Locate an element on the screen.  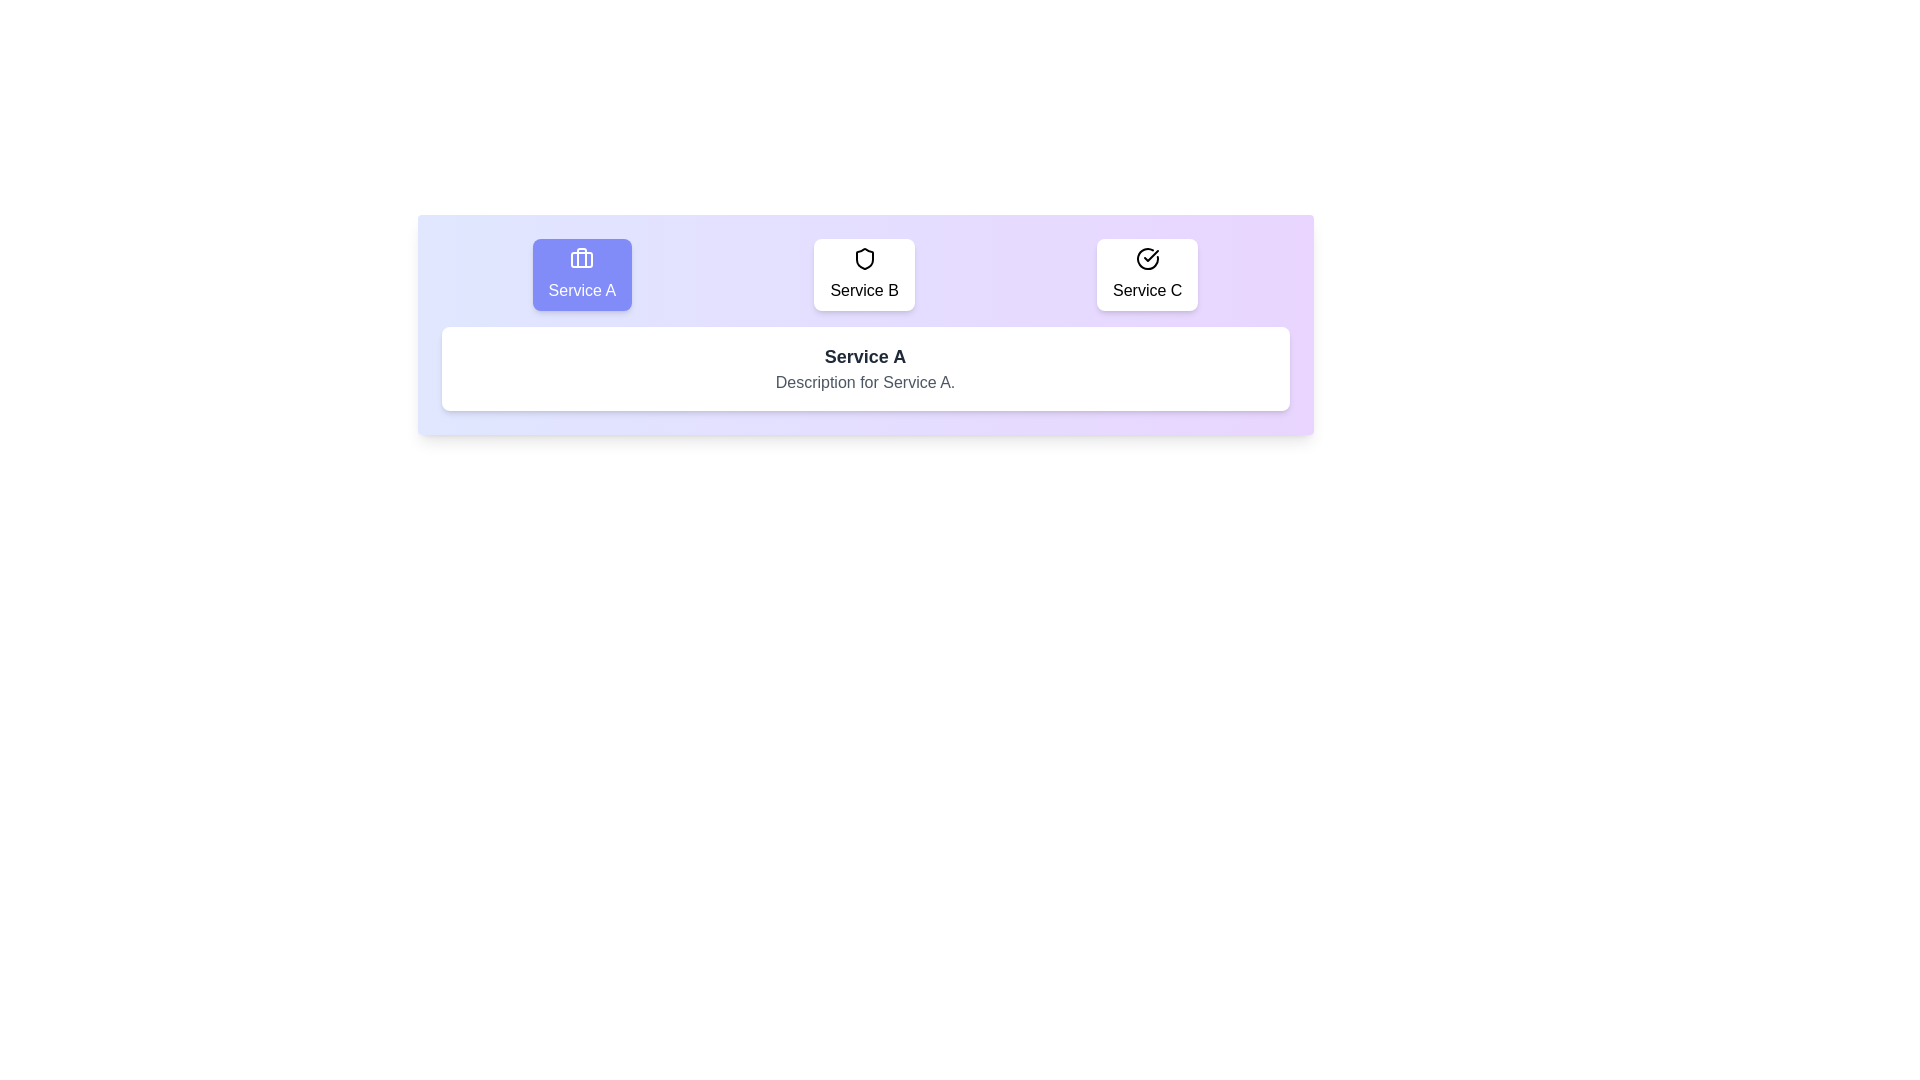
the vertical line element of the suitcase icon within the 'Service A' card is located at coordinates (581, 257).